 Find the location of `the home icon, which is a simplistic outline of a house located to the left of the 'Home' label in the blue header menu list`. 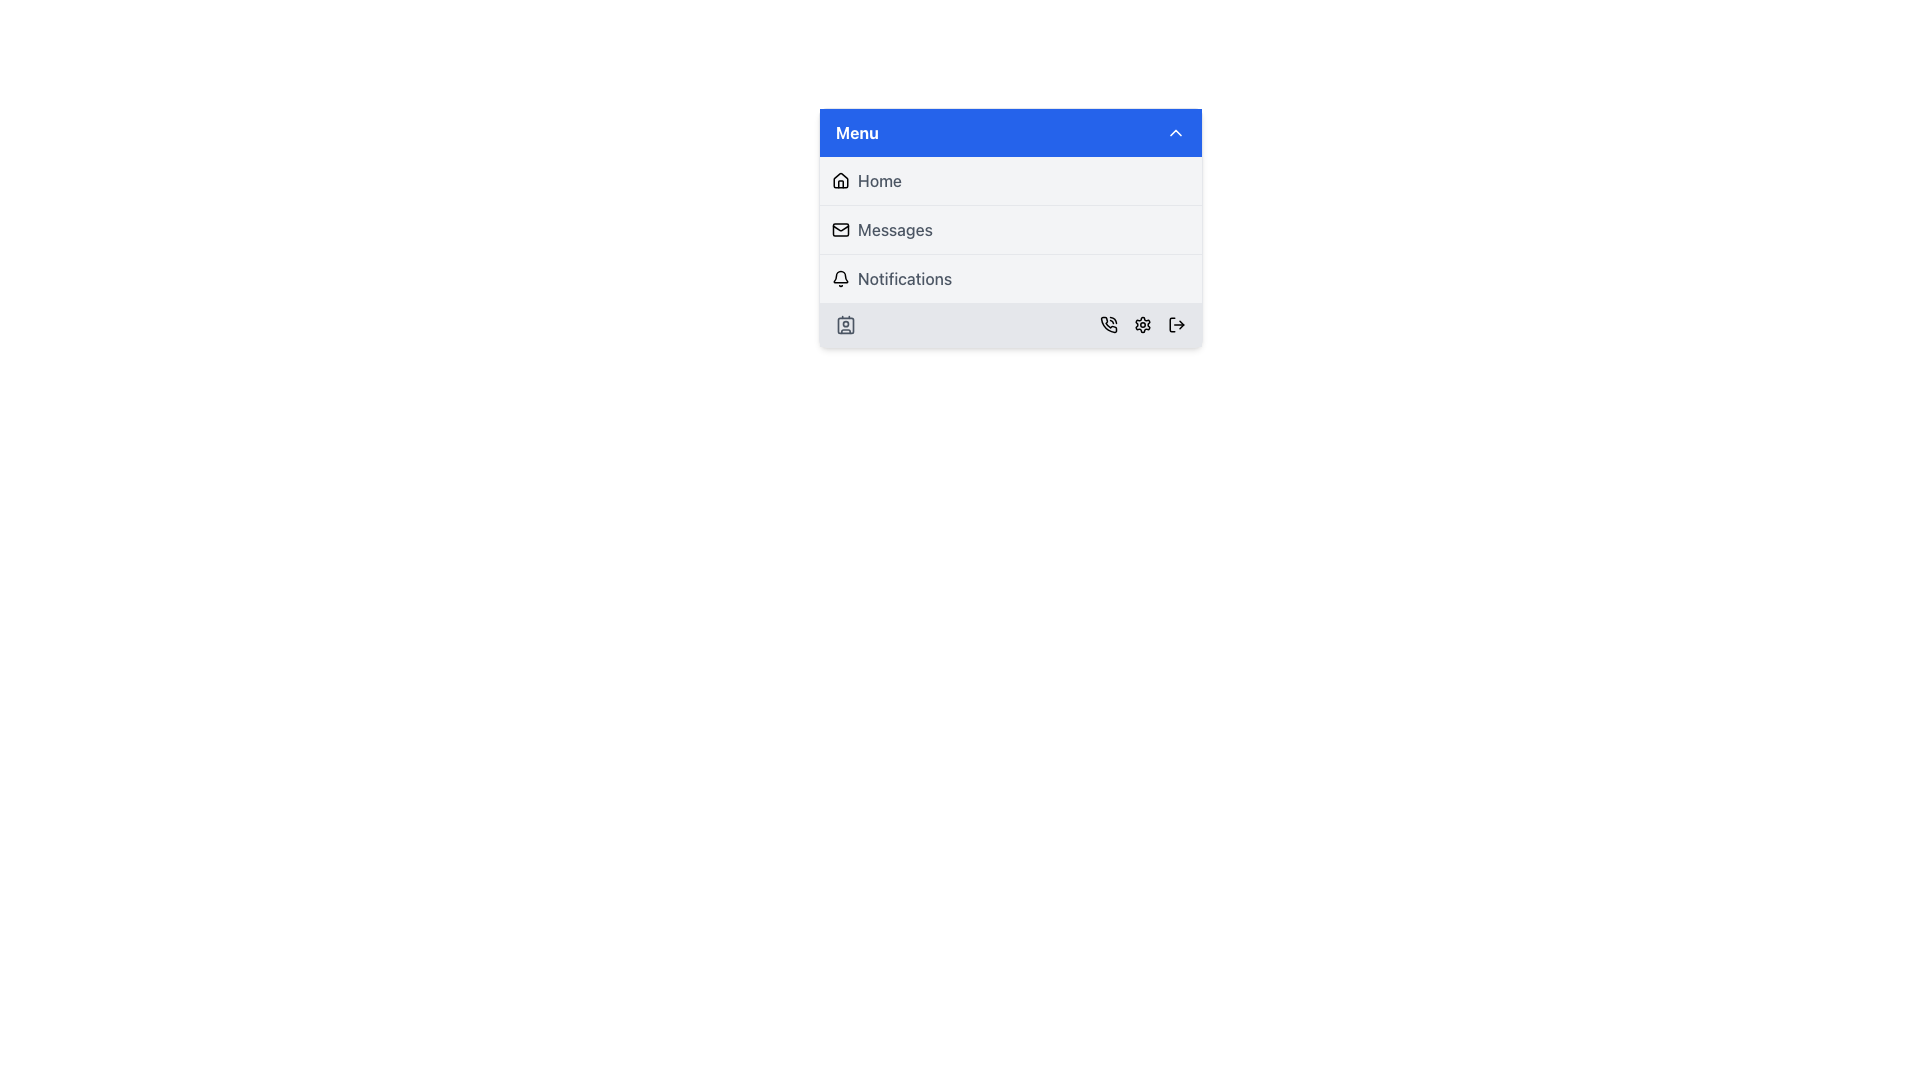

the home icon, which is a simplistic outline of a house located to the left of the 'Home' label in the blue header menu list is located at coordinates (840, 181).